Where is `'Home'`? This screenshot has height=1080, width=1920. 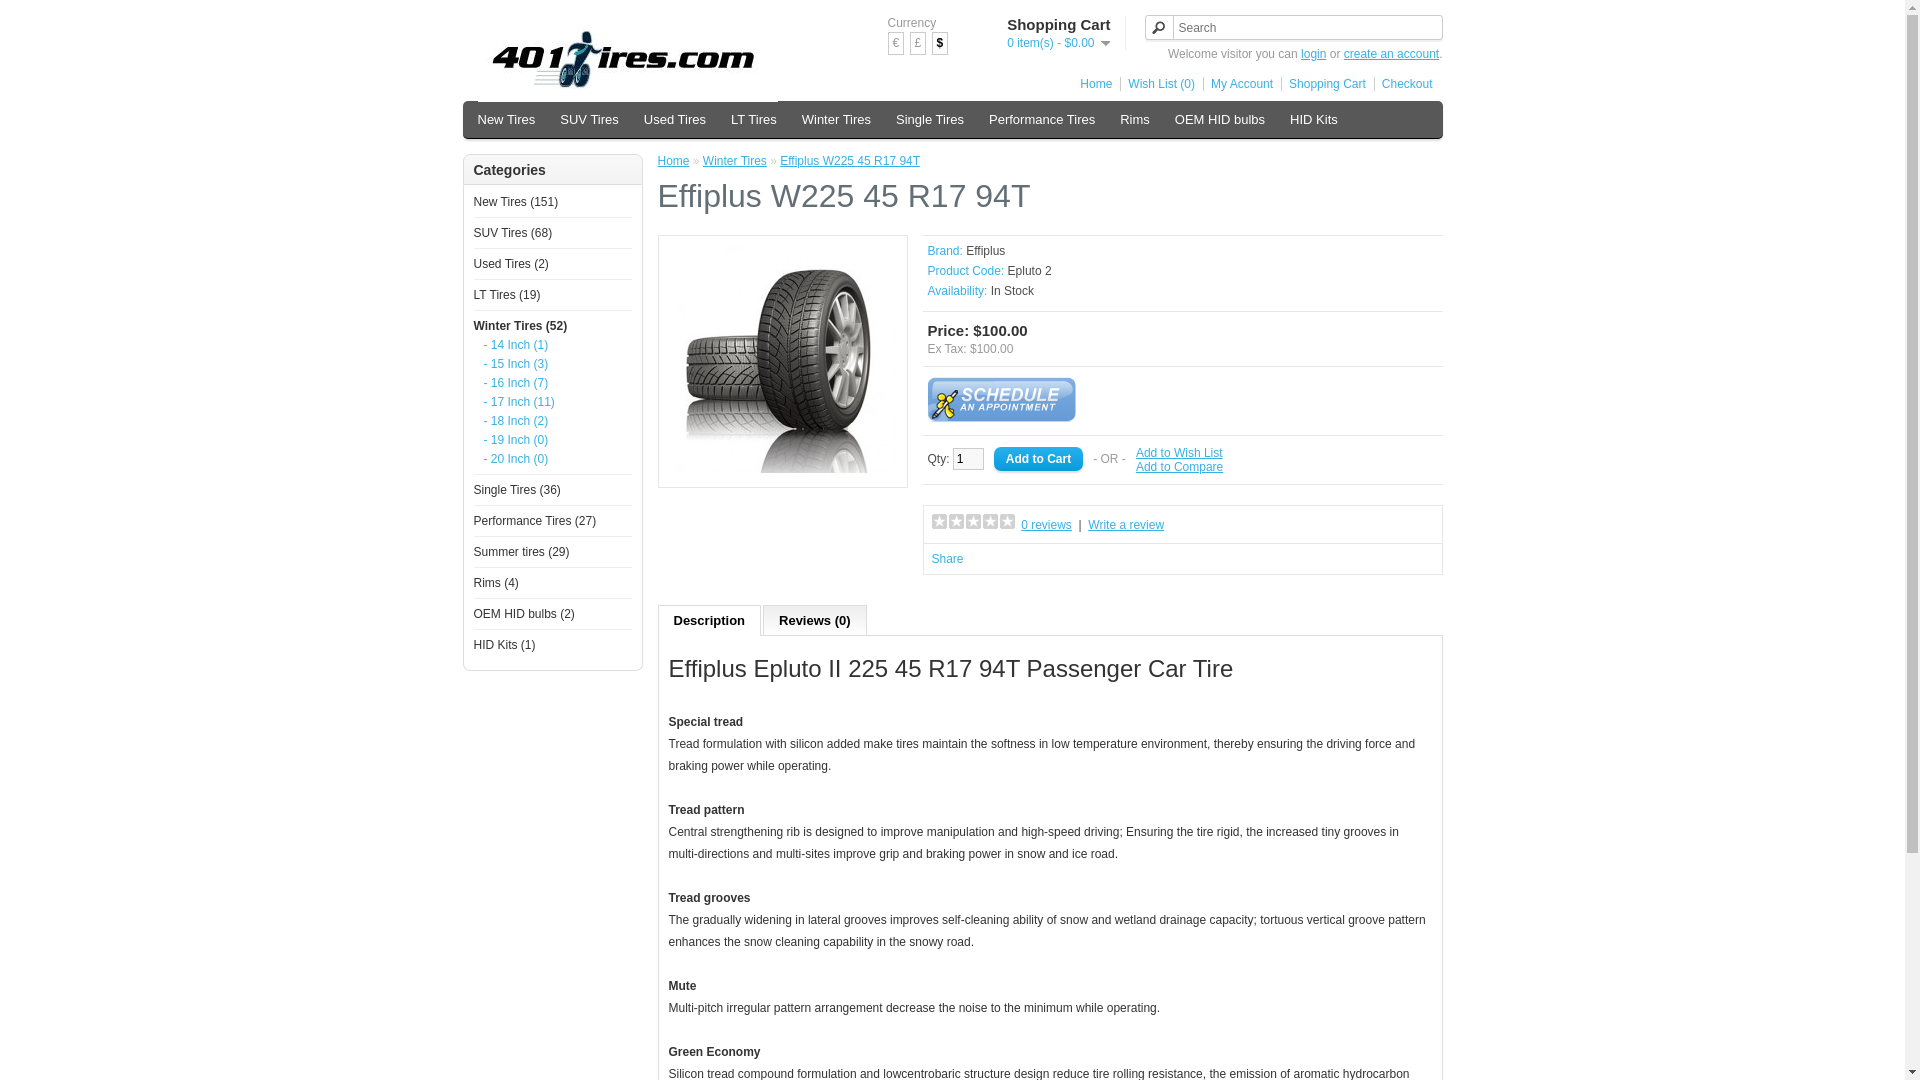 'Home' is located at coordinates (657, 160).